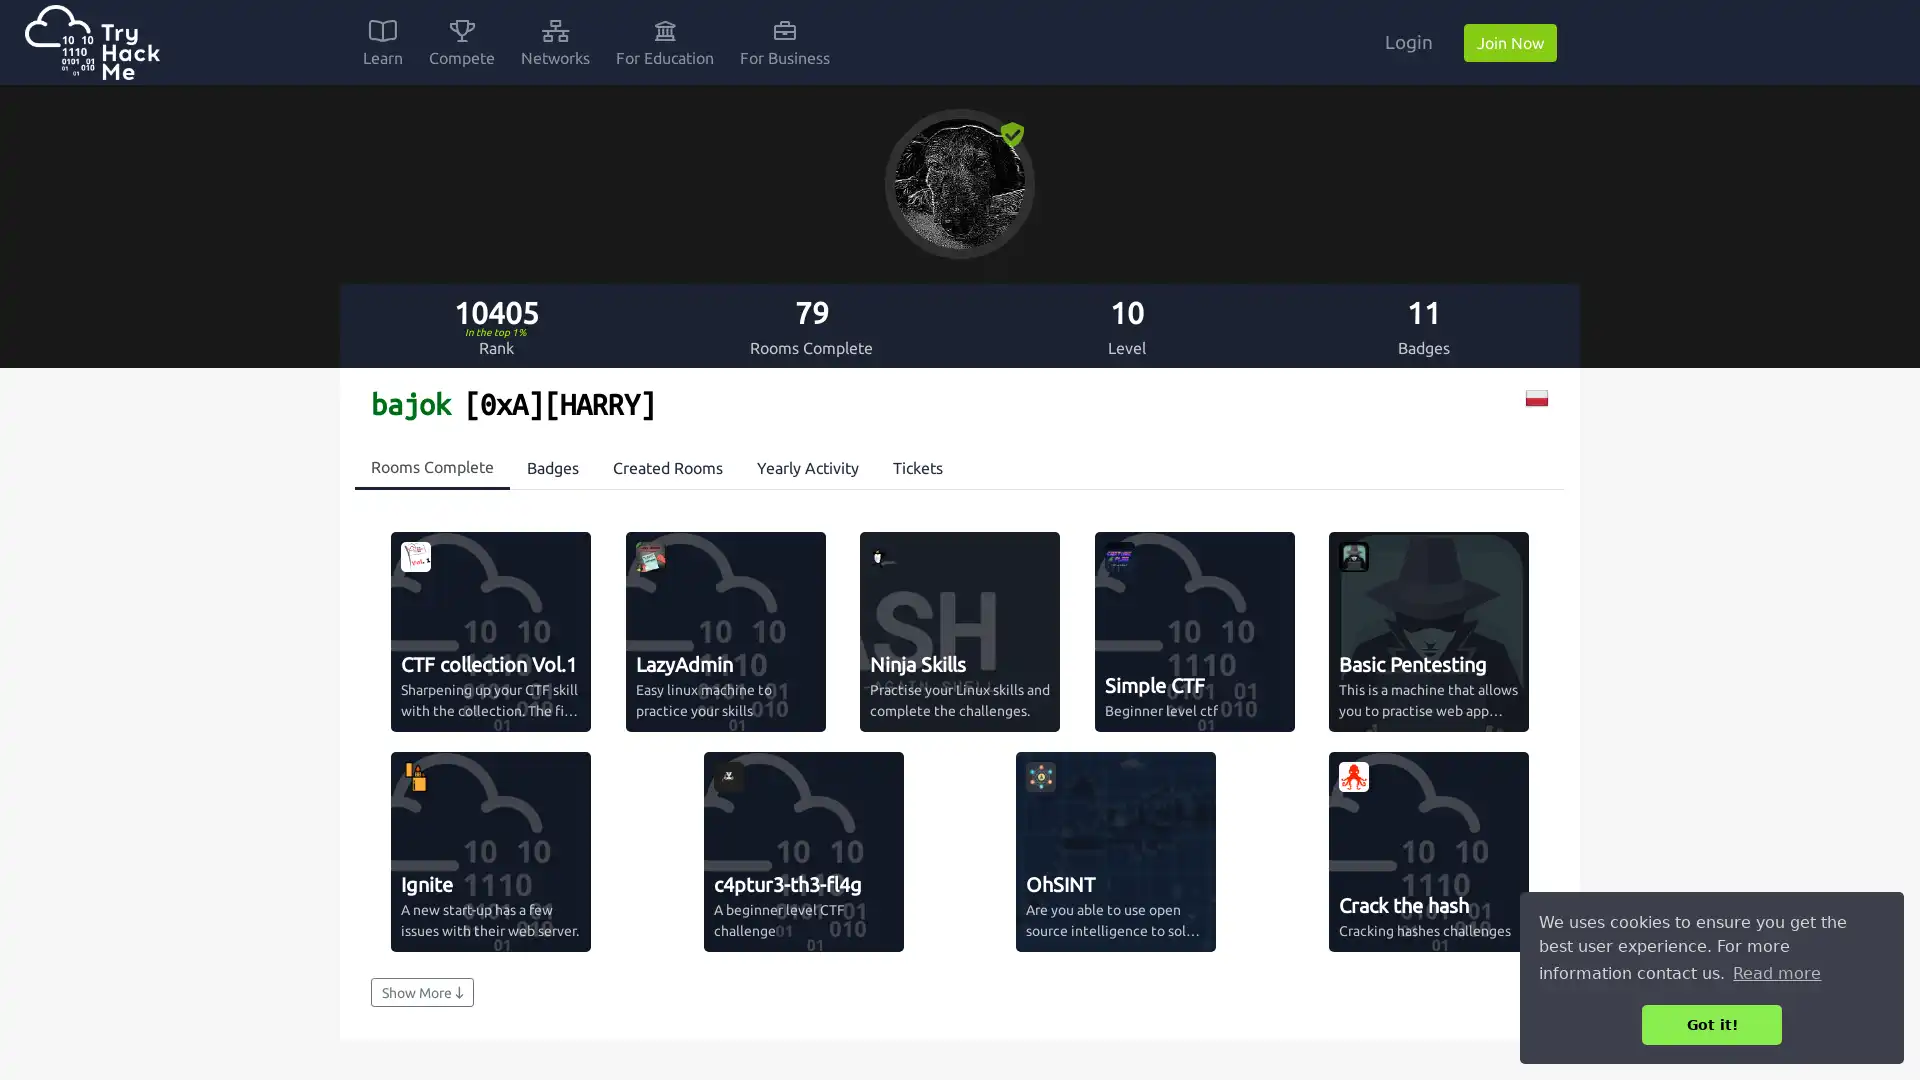  Describe the element at coordinates (1510, 42) in the screenshot. I see `Join Now` at that location.